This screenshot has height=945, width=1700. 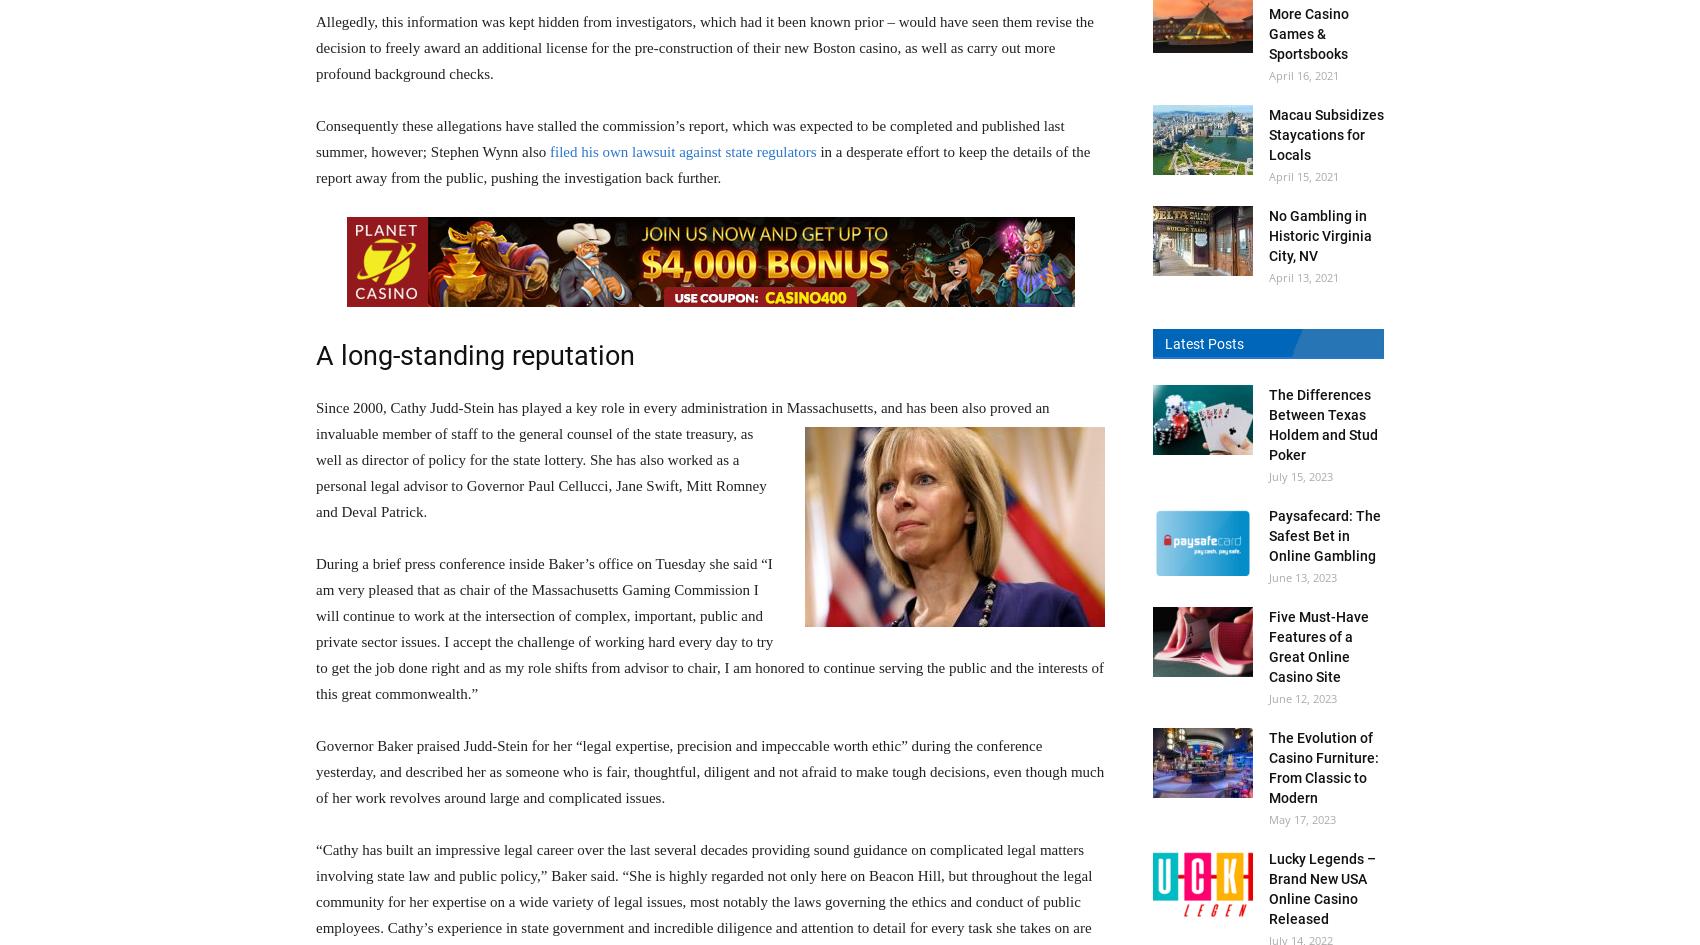 I want to click on 'Macau Subsidizes Staycations for Locals', so click(x=1326, y=135).